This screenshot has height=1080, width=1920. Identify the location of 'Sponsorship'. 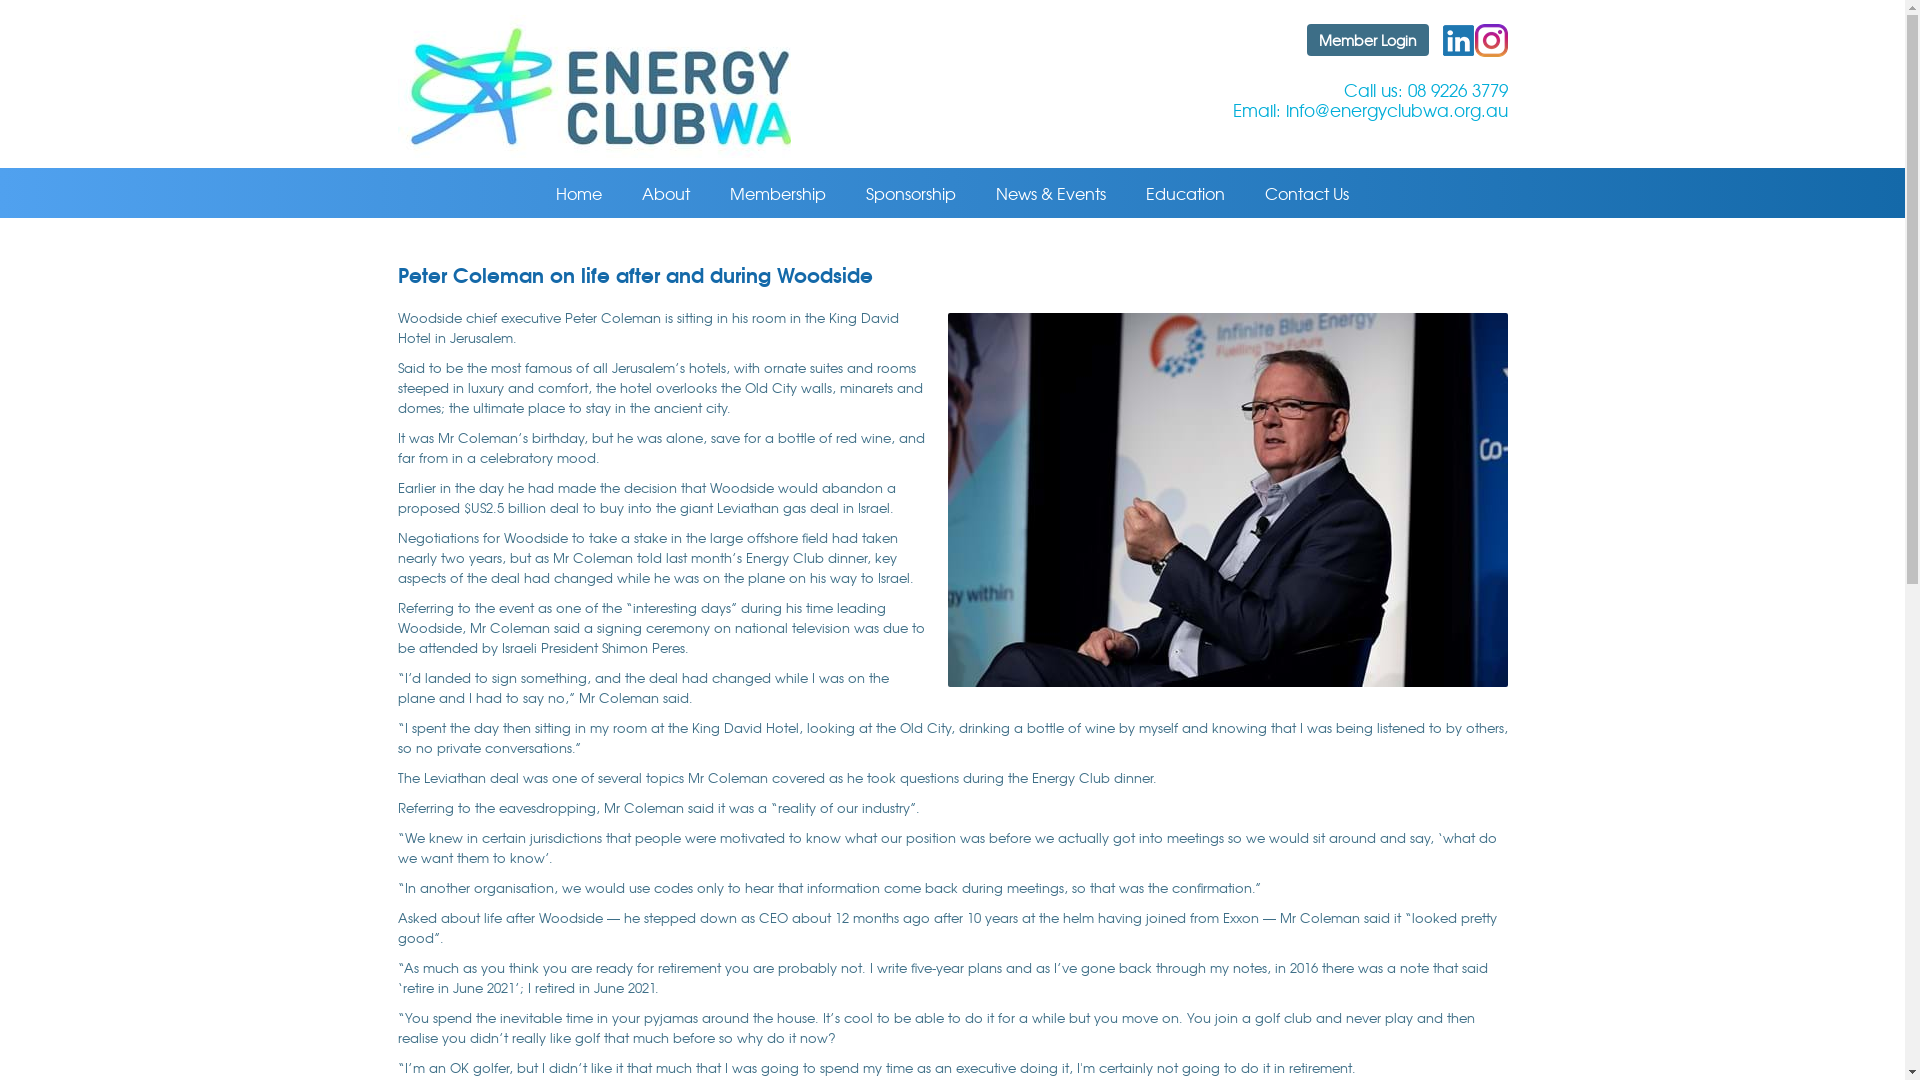
(910, 192).